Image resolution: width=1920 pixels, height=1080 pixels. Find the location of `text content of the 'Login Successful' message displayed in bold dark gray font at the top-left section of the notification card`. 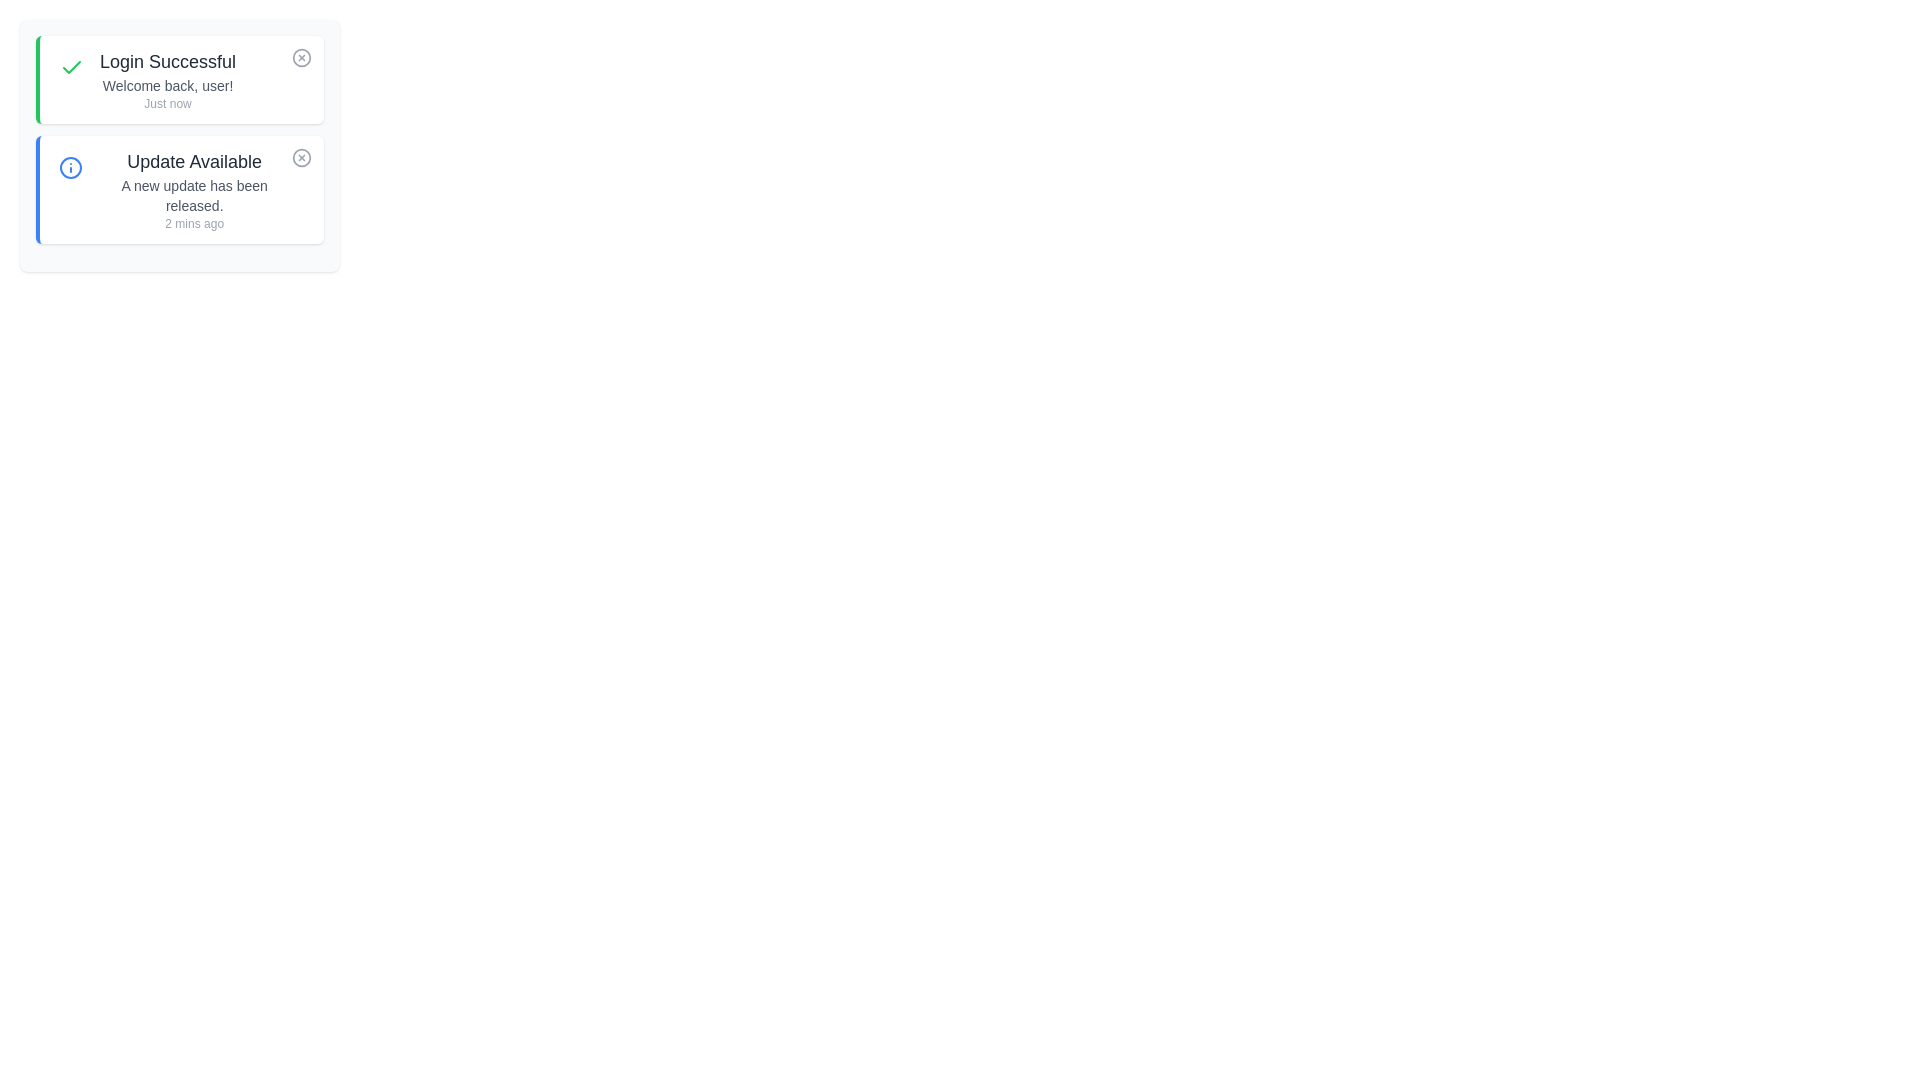

text content of the 'Login Successful' message displayed in bold dark gray font at the top-left section of the notification card is located at coordinates (168, 60).